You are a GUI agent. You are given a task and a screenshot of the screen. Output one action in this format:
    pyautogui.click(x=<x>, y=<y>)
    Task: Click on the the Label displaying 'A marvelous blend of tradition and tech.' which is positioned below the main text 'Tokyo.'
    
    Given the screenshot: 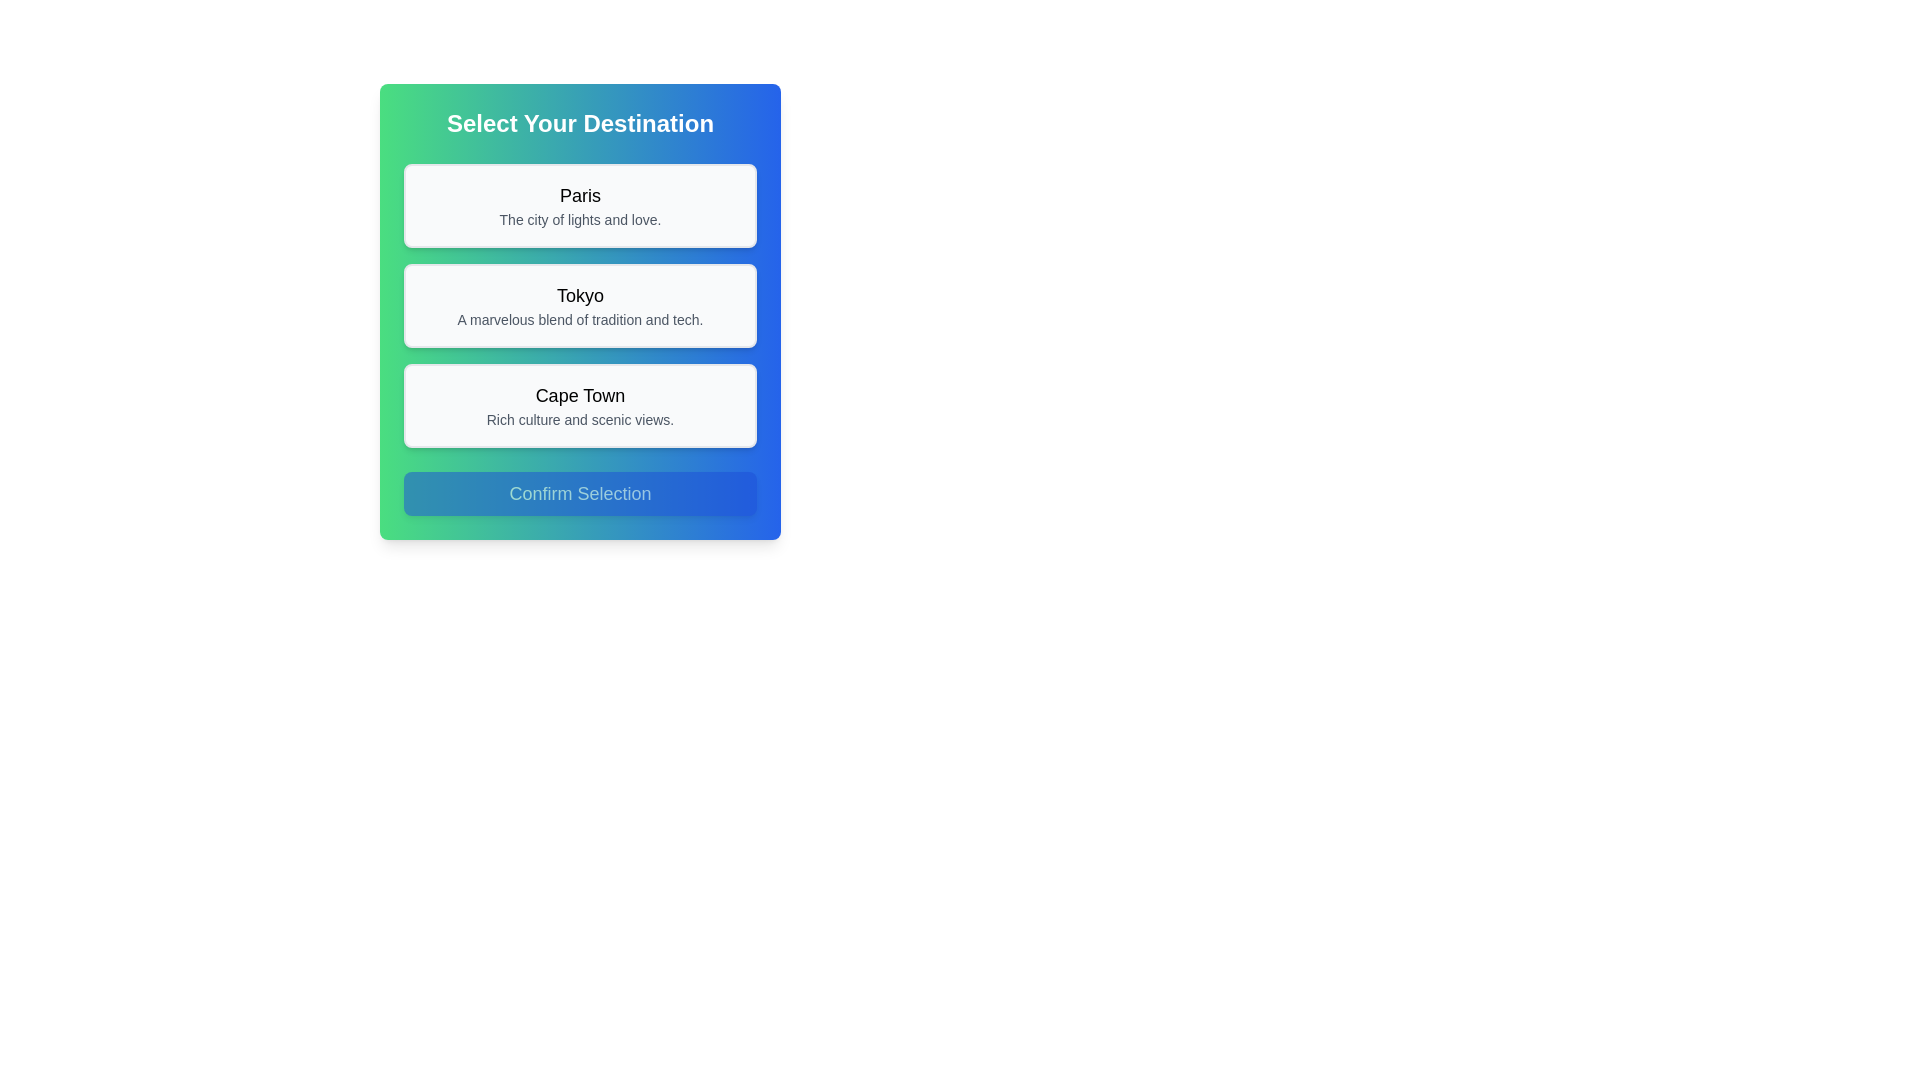 What is the action you would take?
    pyautogui.click(x=579, y=319)
    